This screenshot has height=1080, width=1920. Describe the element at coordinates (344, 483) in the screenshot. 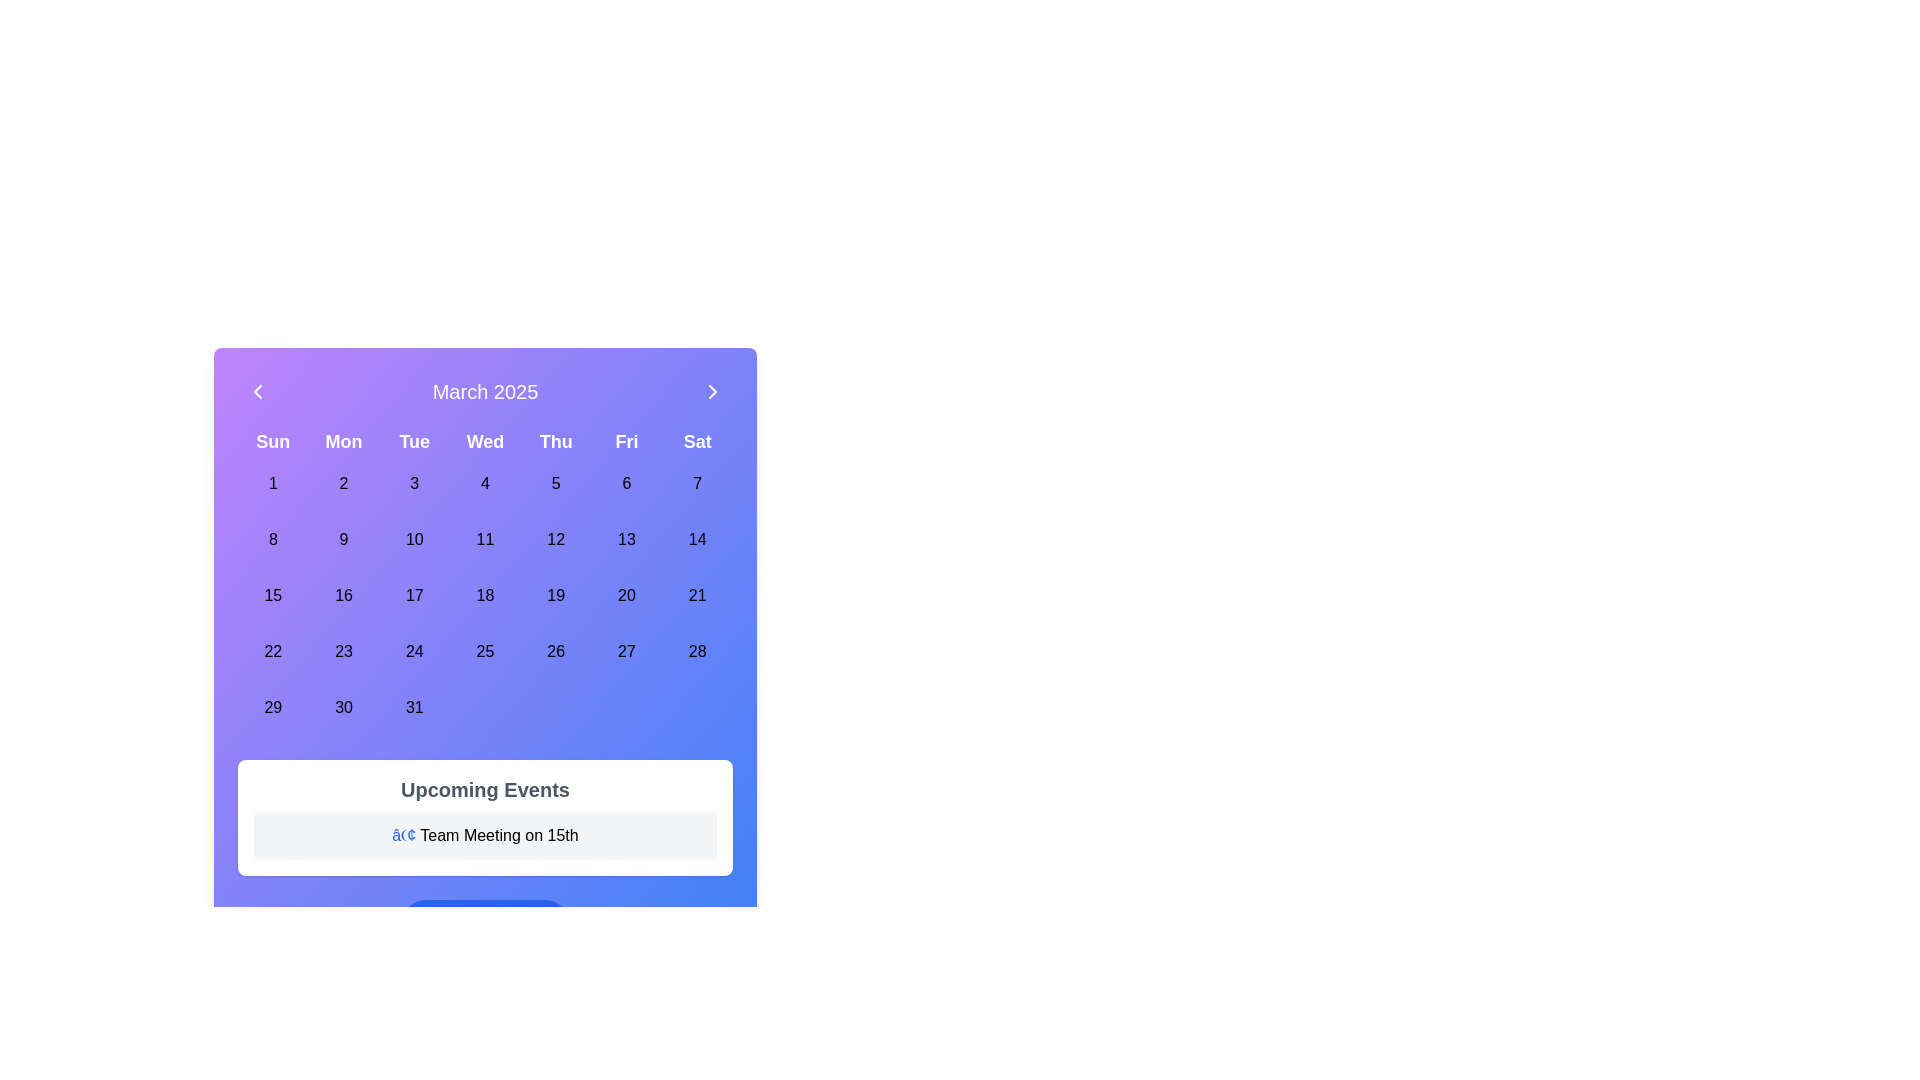

I see `the clickable calendar date cell representing the second day of the month, located below the 'Mon' header, to change its appearance` at that location.